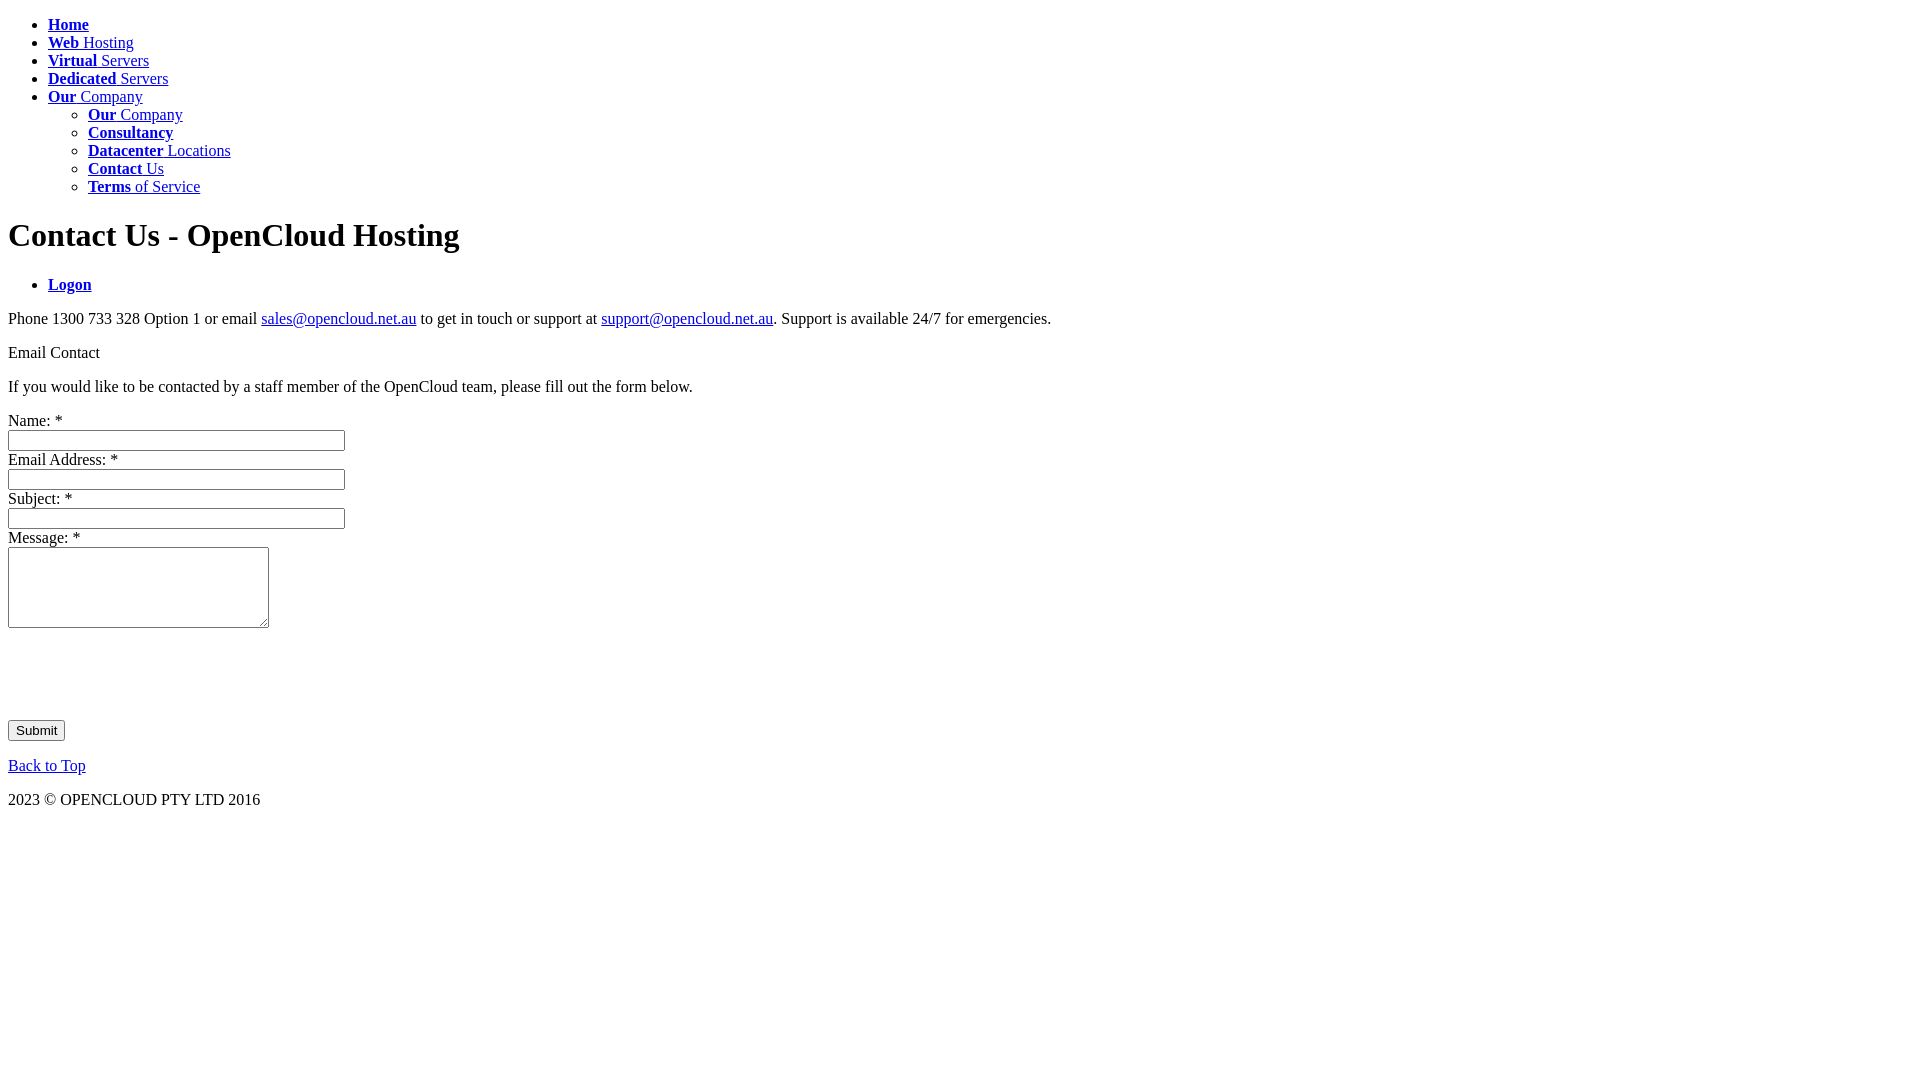 This screenshot has width=1920, height=1080. What do you see at coordinates (94, 96) in the screenshot?
I see `'Our Company'` at bounding box center [94, 96].